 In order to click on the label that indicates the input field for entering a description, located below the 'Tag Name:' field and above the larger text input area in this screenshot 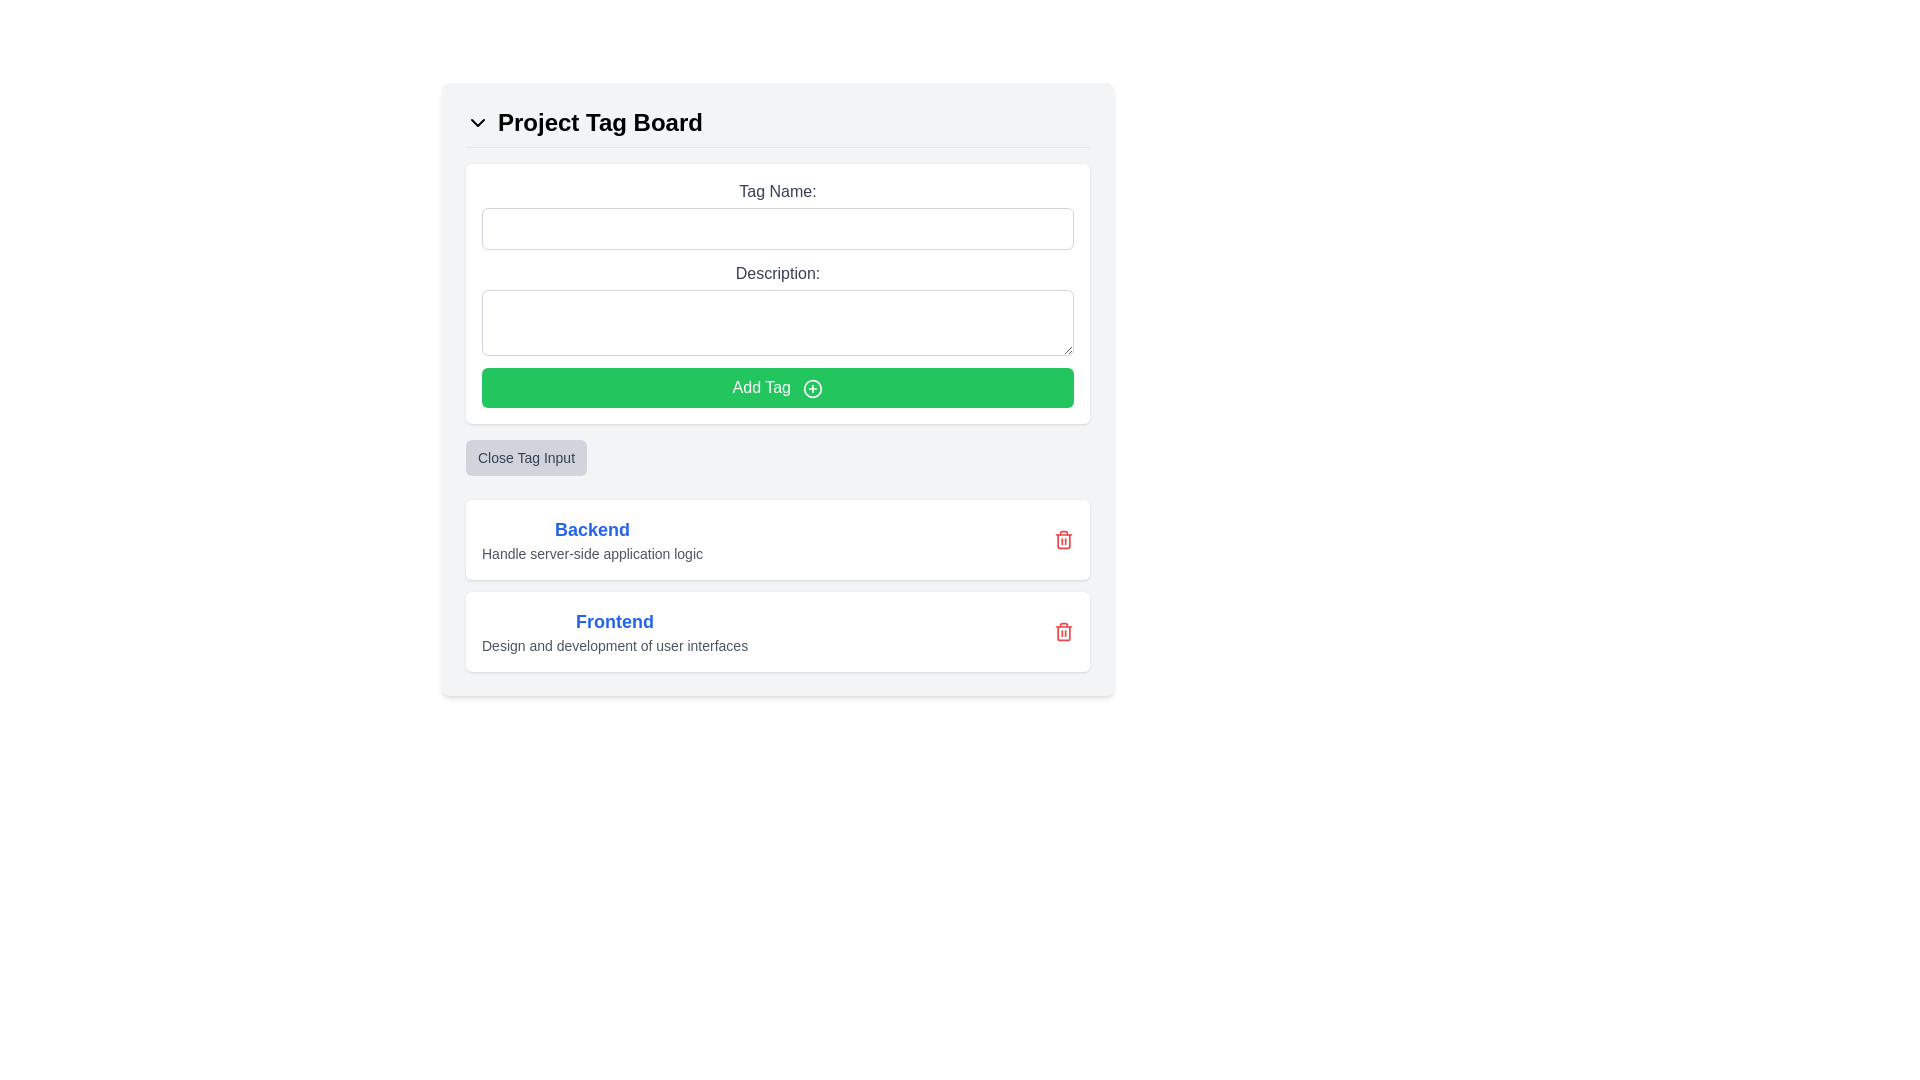, I will do `click(776, 273)`.